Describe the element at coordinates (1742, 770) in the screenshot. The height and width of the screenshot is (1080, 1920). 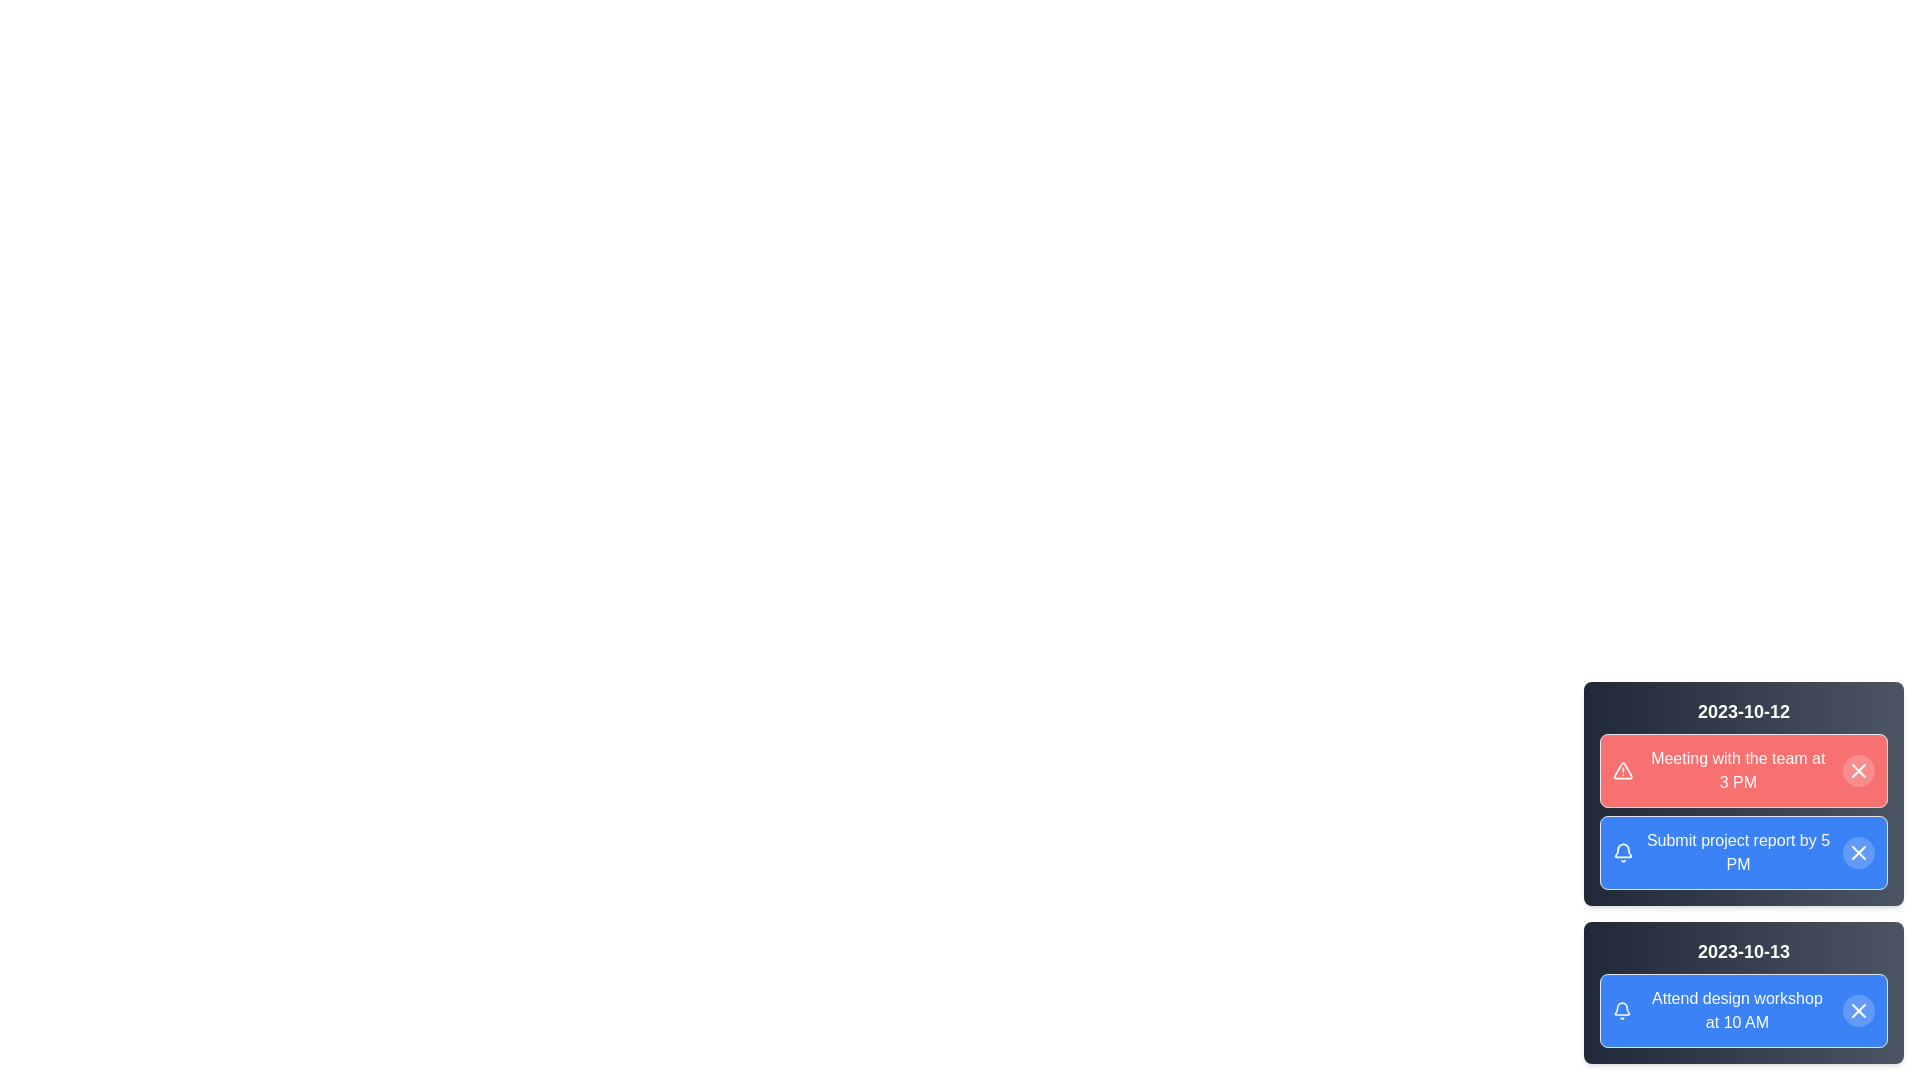
I see `the notification with content 'Meeting with the team at 3 PM'` at that location.